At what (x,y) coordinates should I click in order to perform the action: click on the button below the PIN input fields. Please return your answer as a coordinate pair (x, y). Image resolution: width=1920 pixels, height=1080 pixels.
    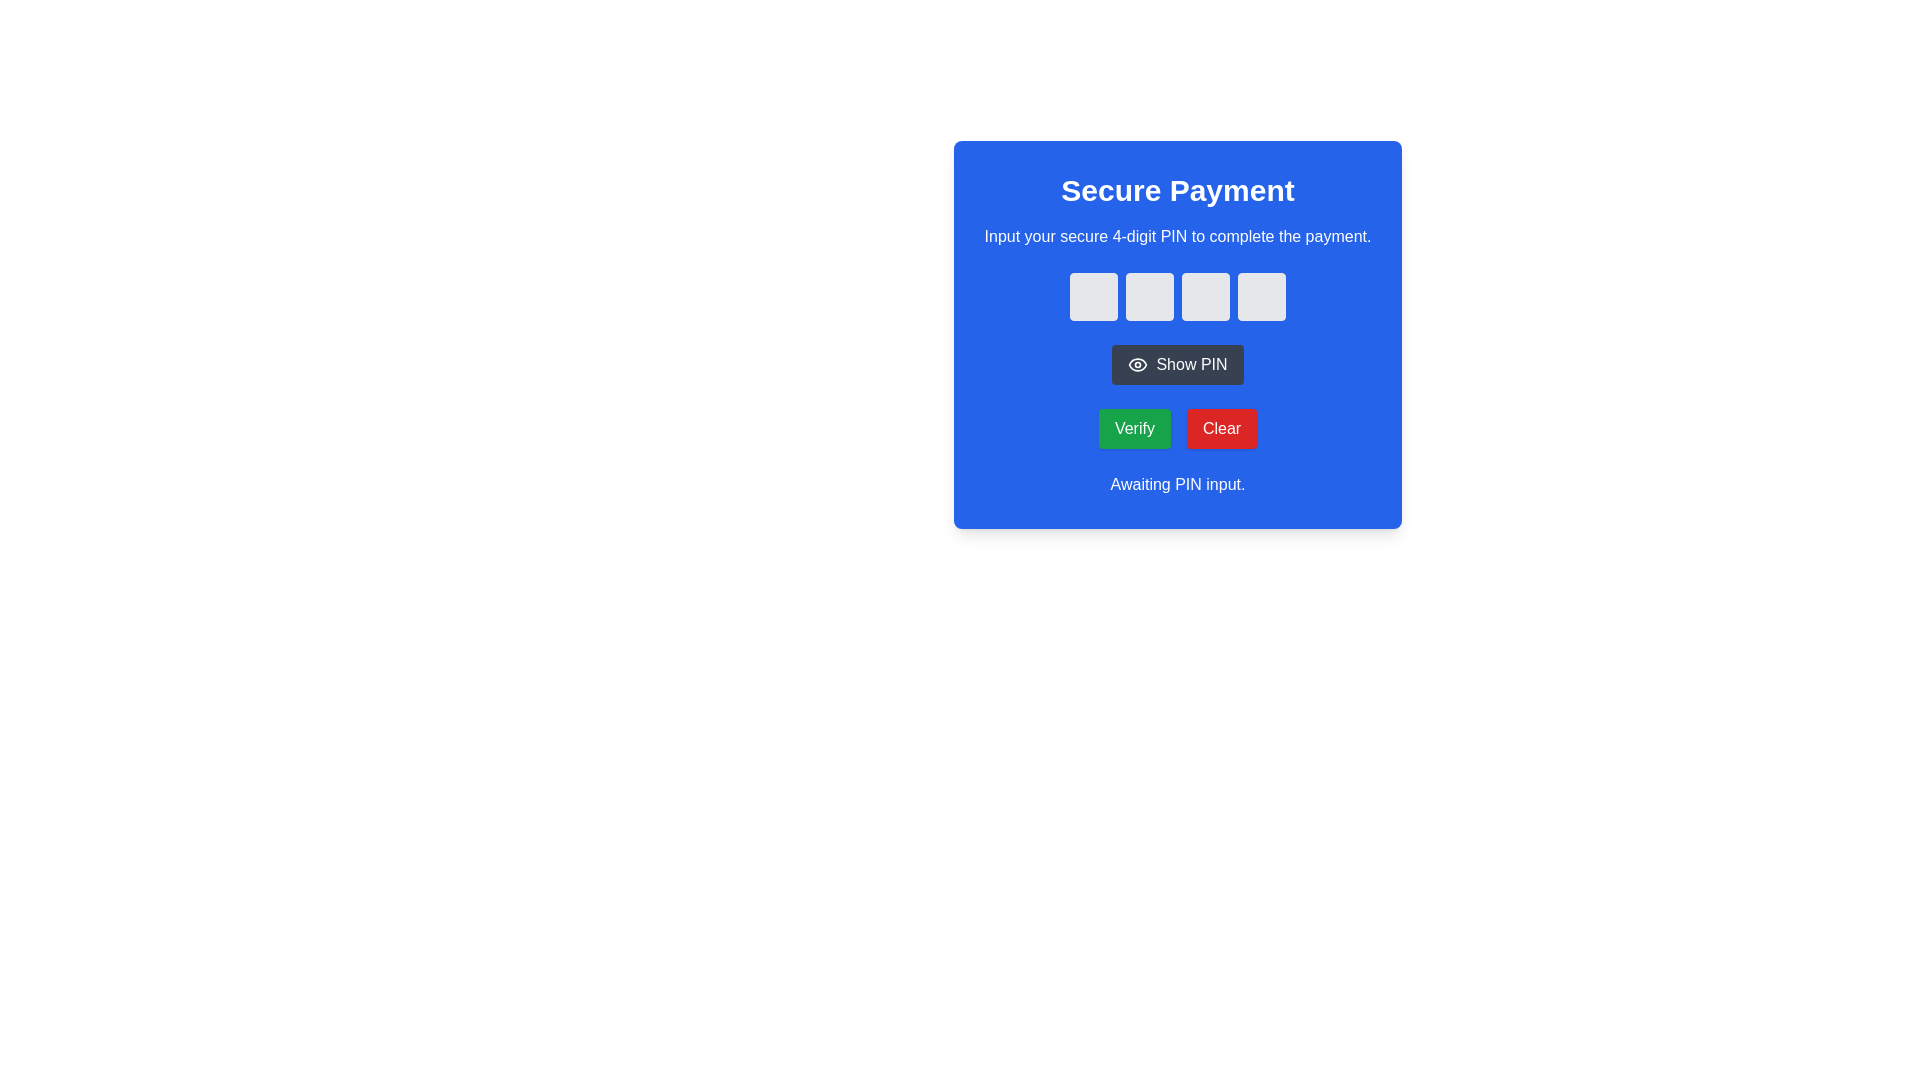
    Looking at the image, I should click on (1177, 327).